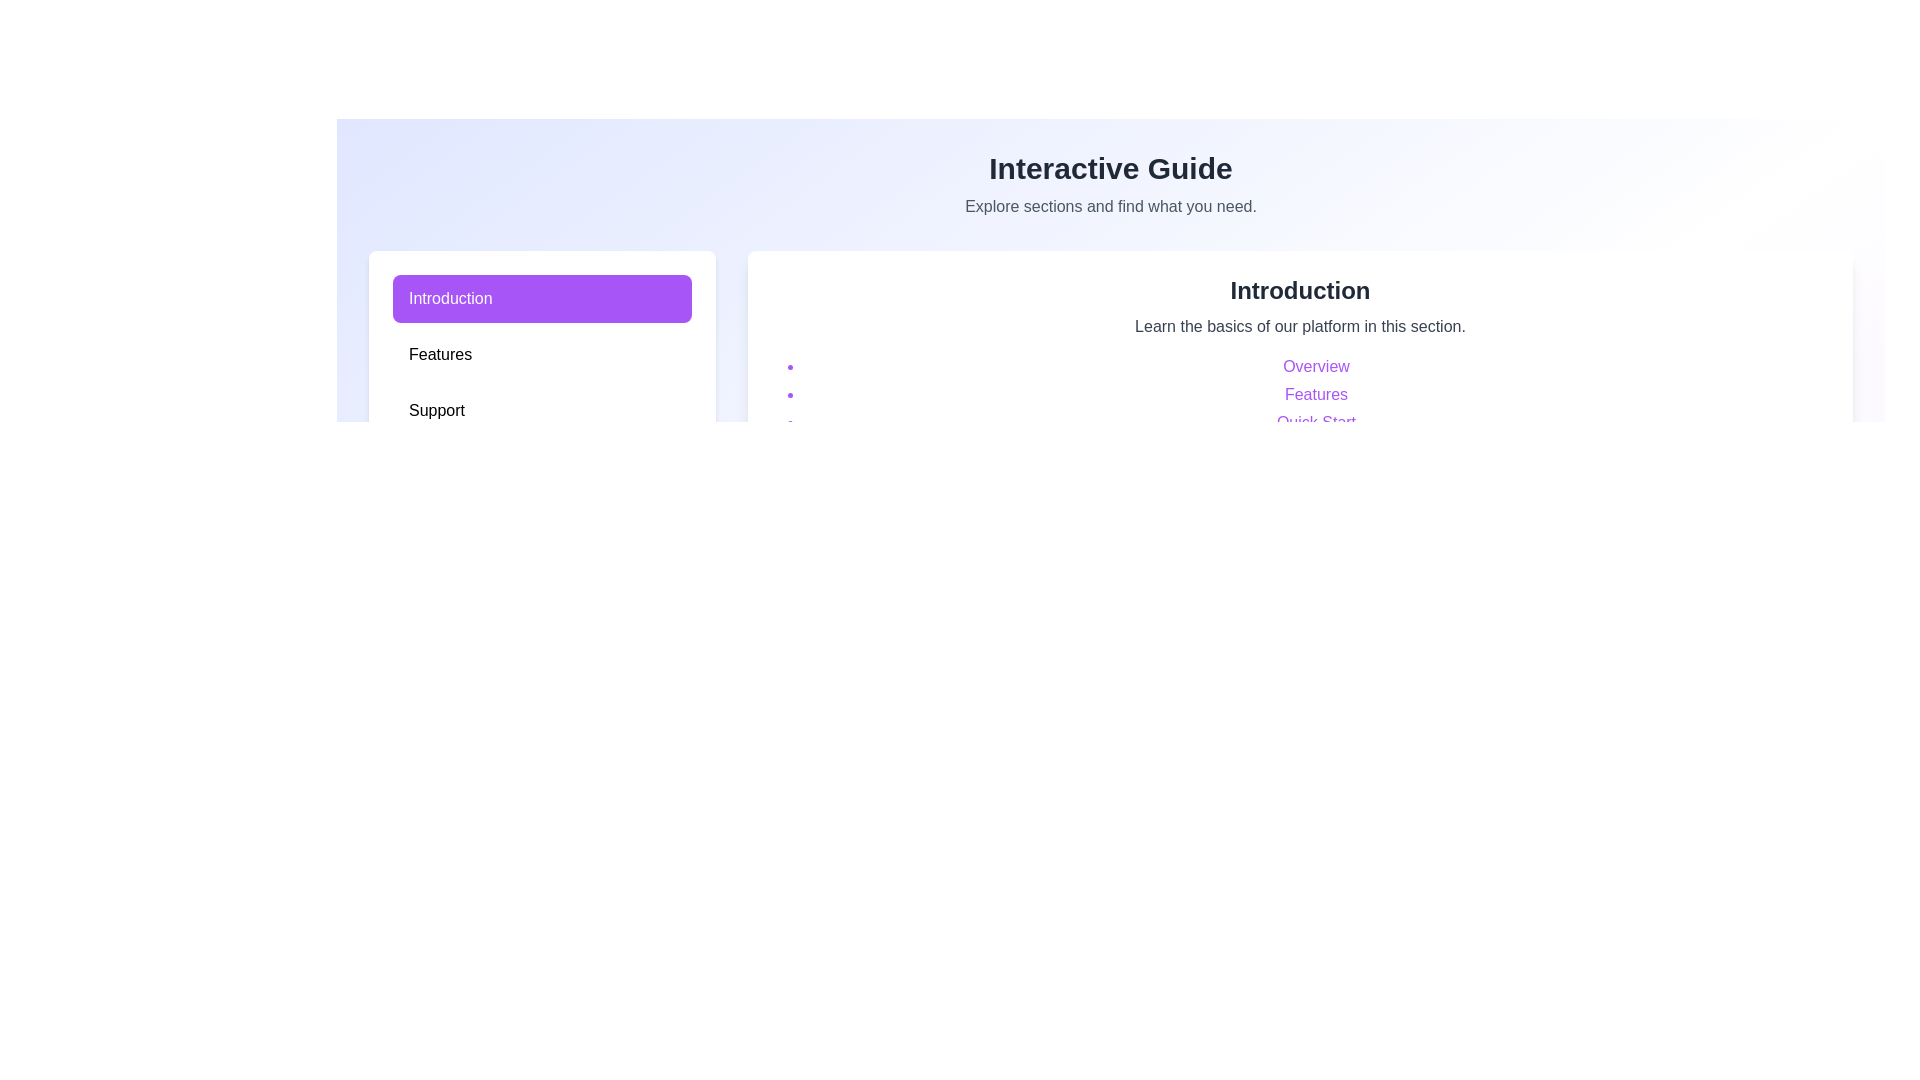  Describe the element at coordinates (542, 357) in the screenshot. I see `the navigation card located in the top-left section of the layout to observe styling changes on the labels for 'Introduction', 'Features', and 'Support'` at that location.